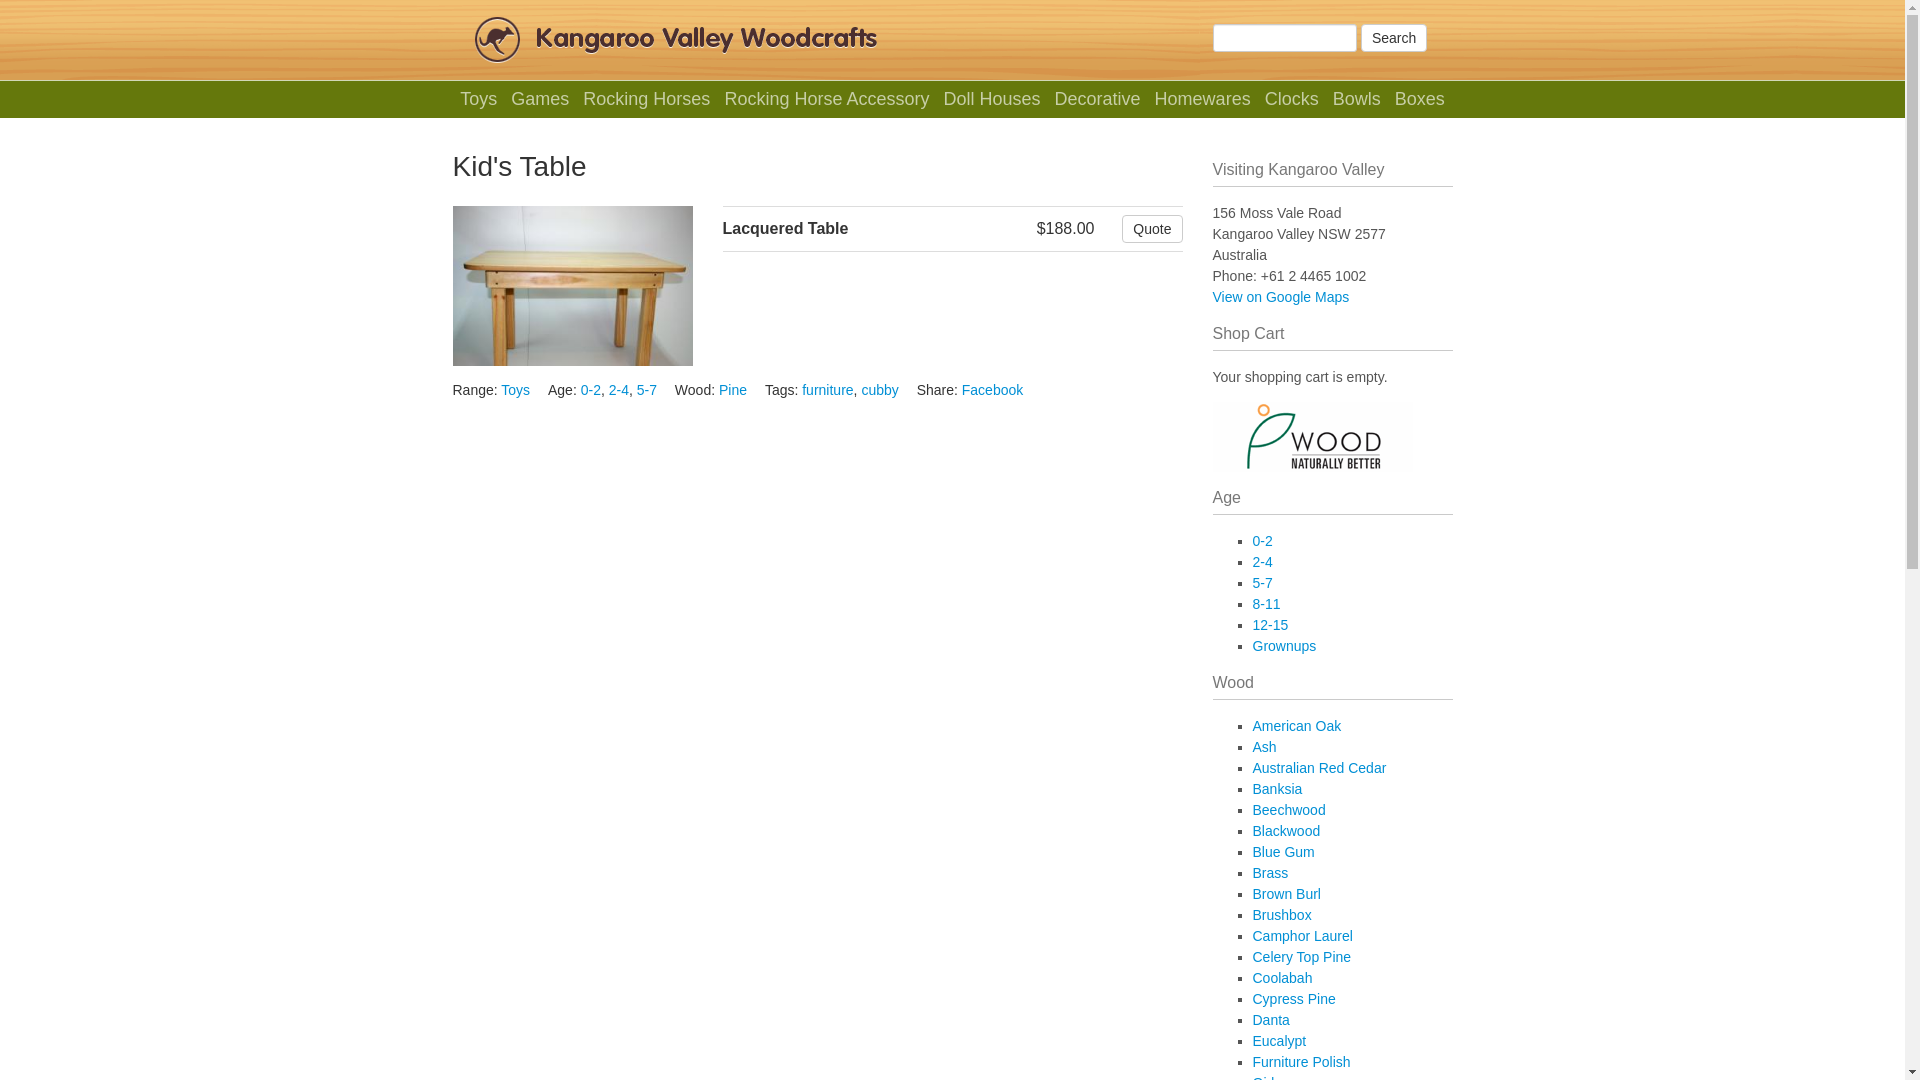 The image size is (1920, 1080). What do you see at coordinates (1152, 227) in the screenshot?
I see `'Quote'` at bounding box center [1152, 227].